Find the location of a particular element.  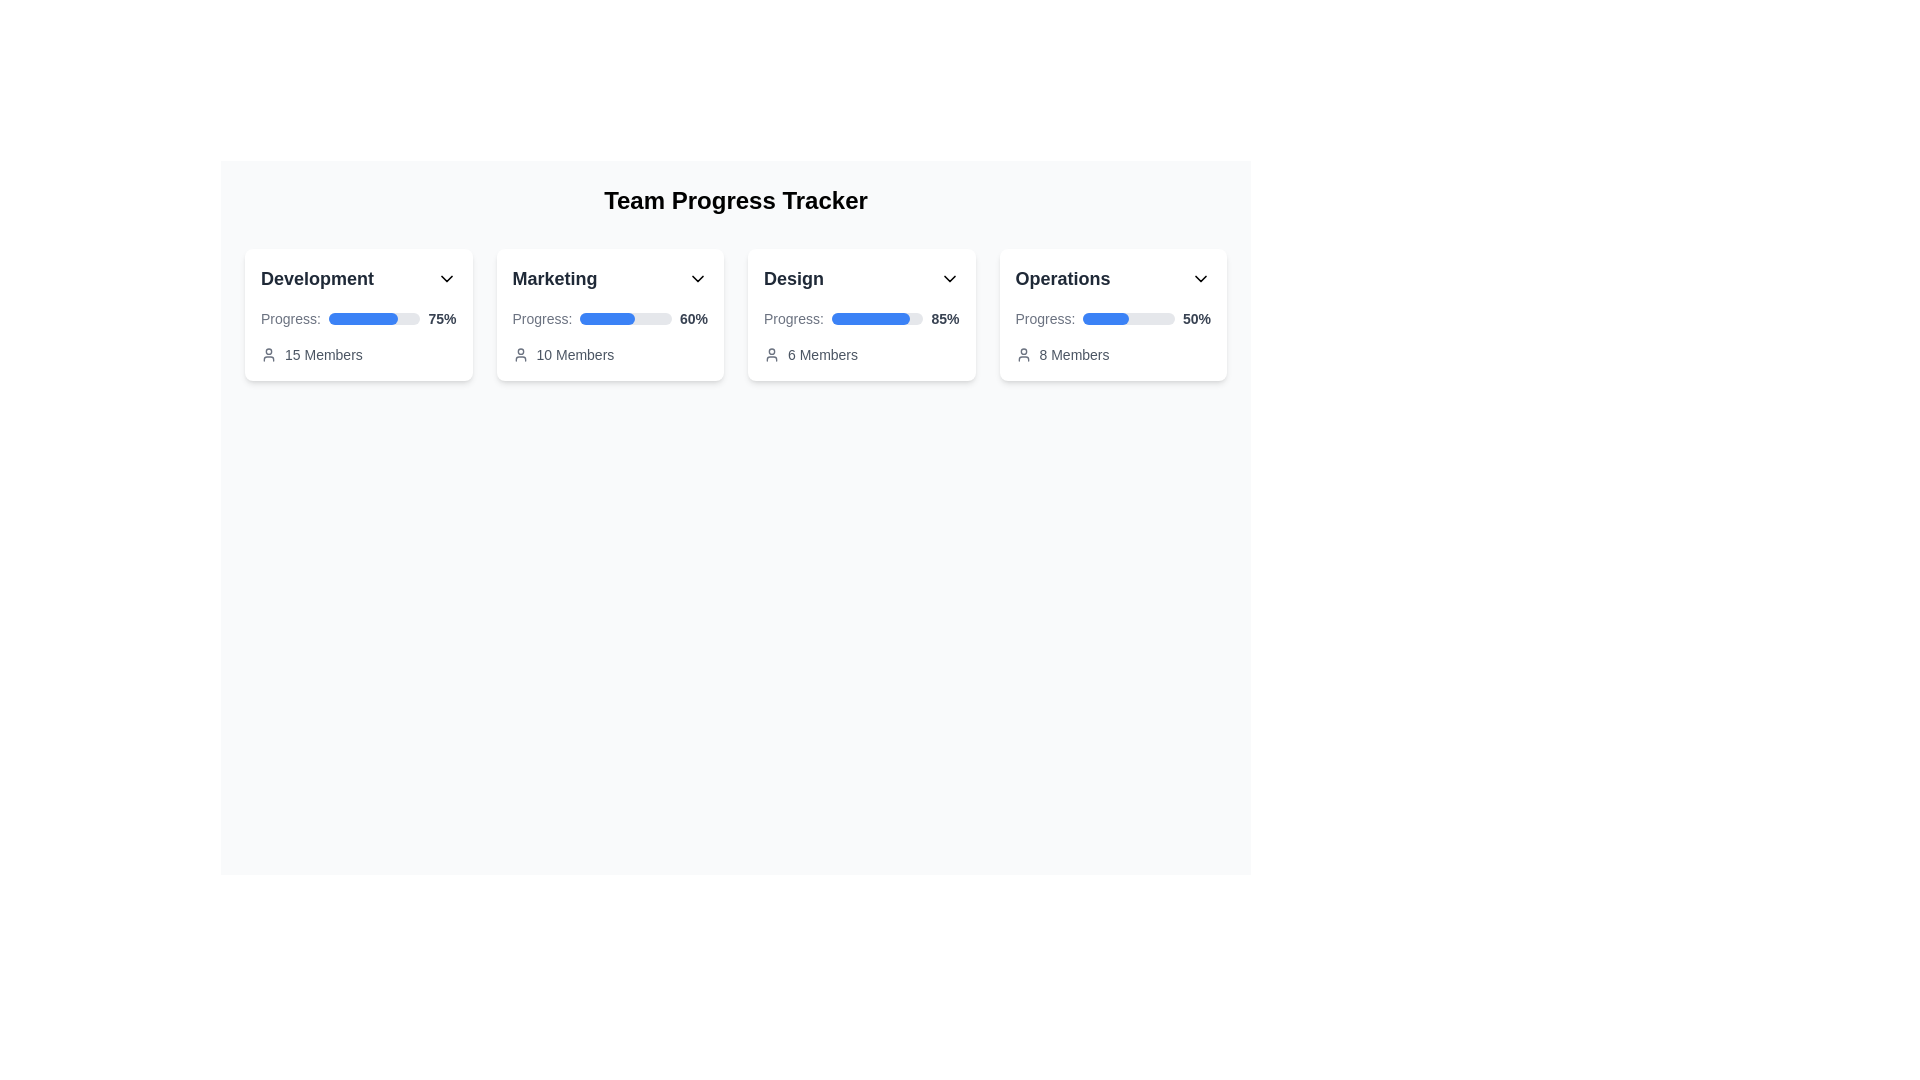

the visual representation of the progress in the horizontal progress bar located in the 'Development' section of the 'Team Progress Tracker' interface, which is filled to 75% with blue color is located at coordinates (374, 318).